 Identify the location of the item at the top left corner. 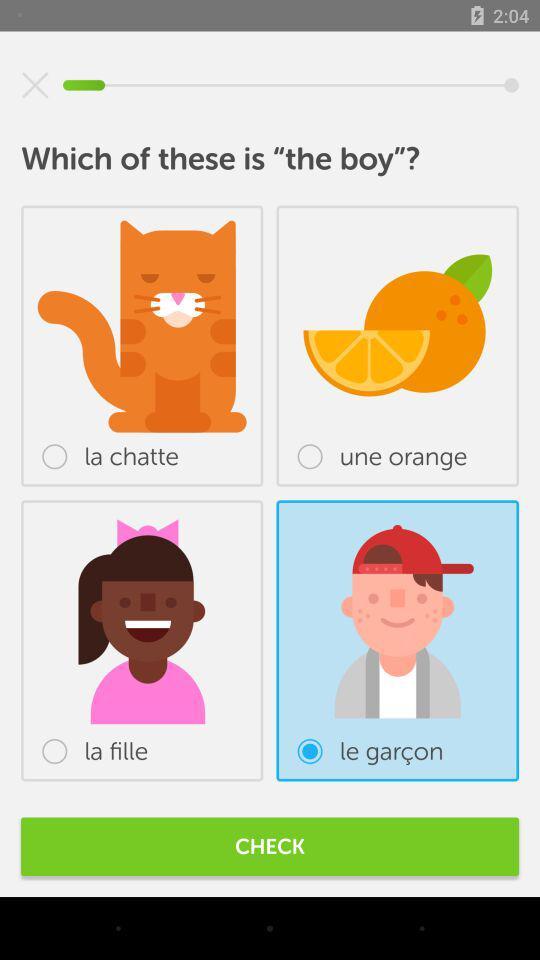
(35, 85).